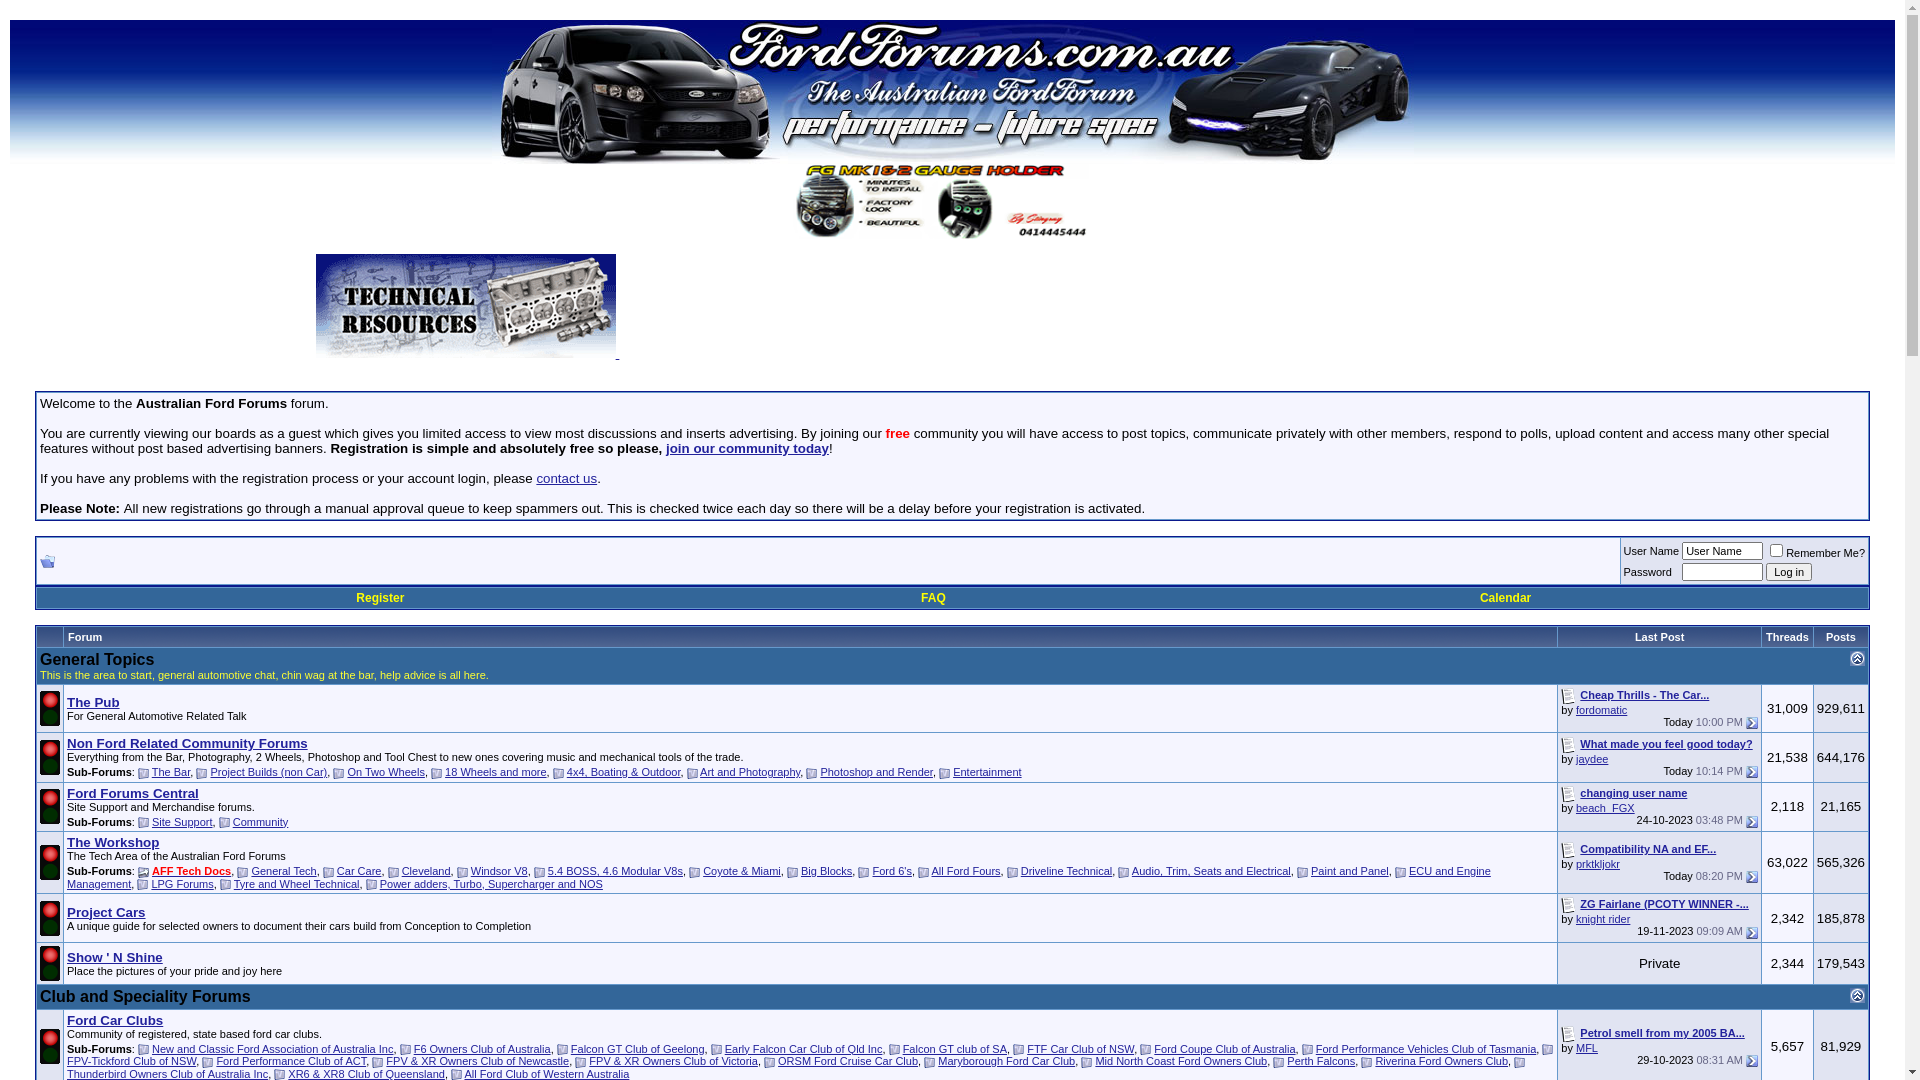 The image size is (1920, 1080). What do you see at coordinates (1180, 1059) in the screenshot?
I see `'Mid North Coast Ford Owners Club'` at bounding box center [1180, 1059].